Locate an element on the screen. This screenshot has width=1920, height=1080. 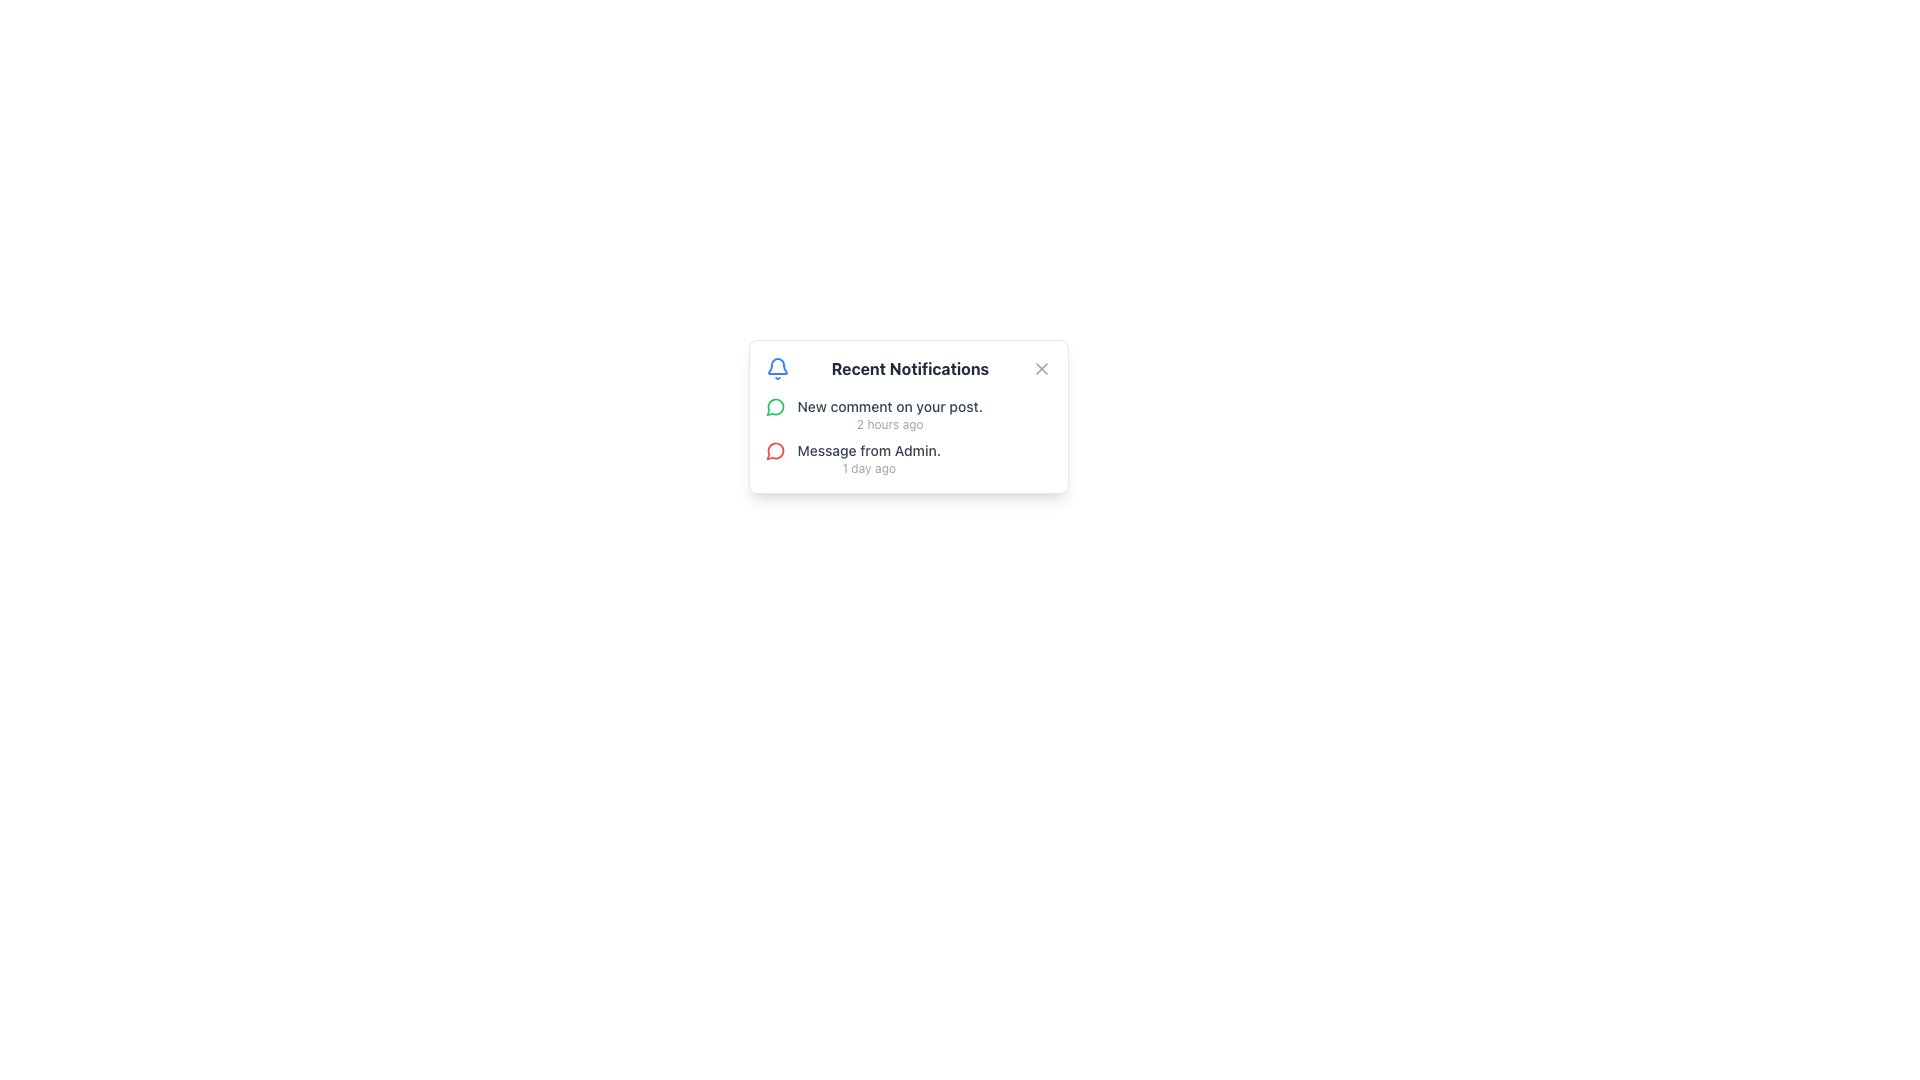
the close button located at the top-right corner of the 'Recent Notifications' notification card is located at coordinates (1040, 369).